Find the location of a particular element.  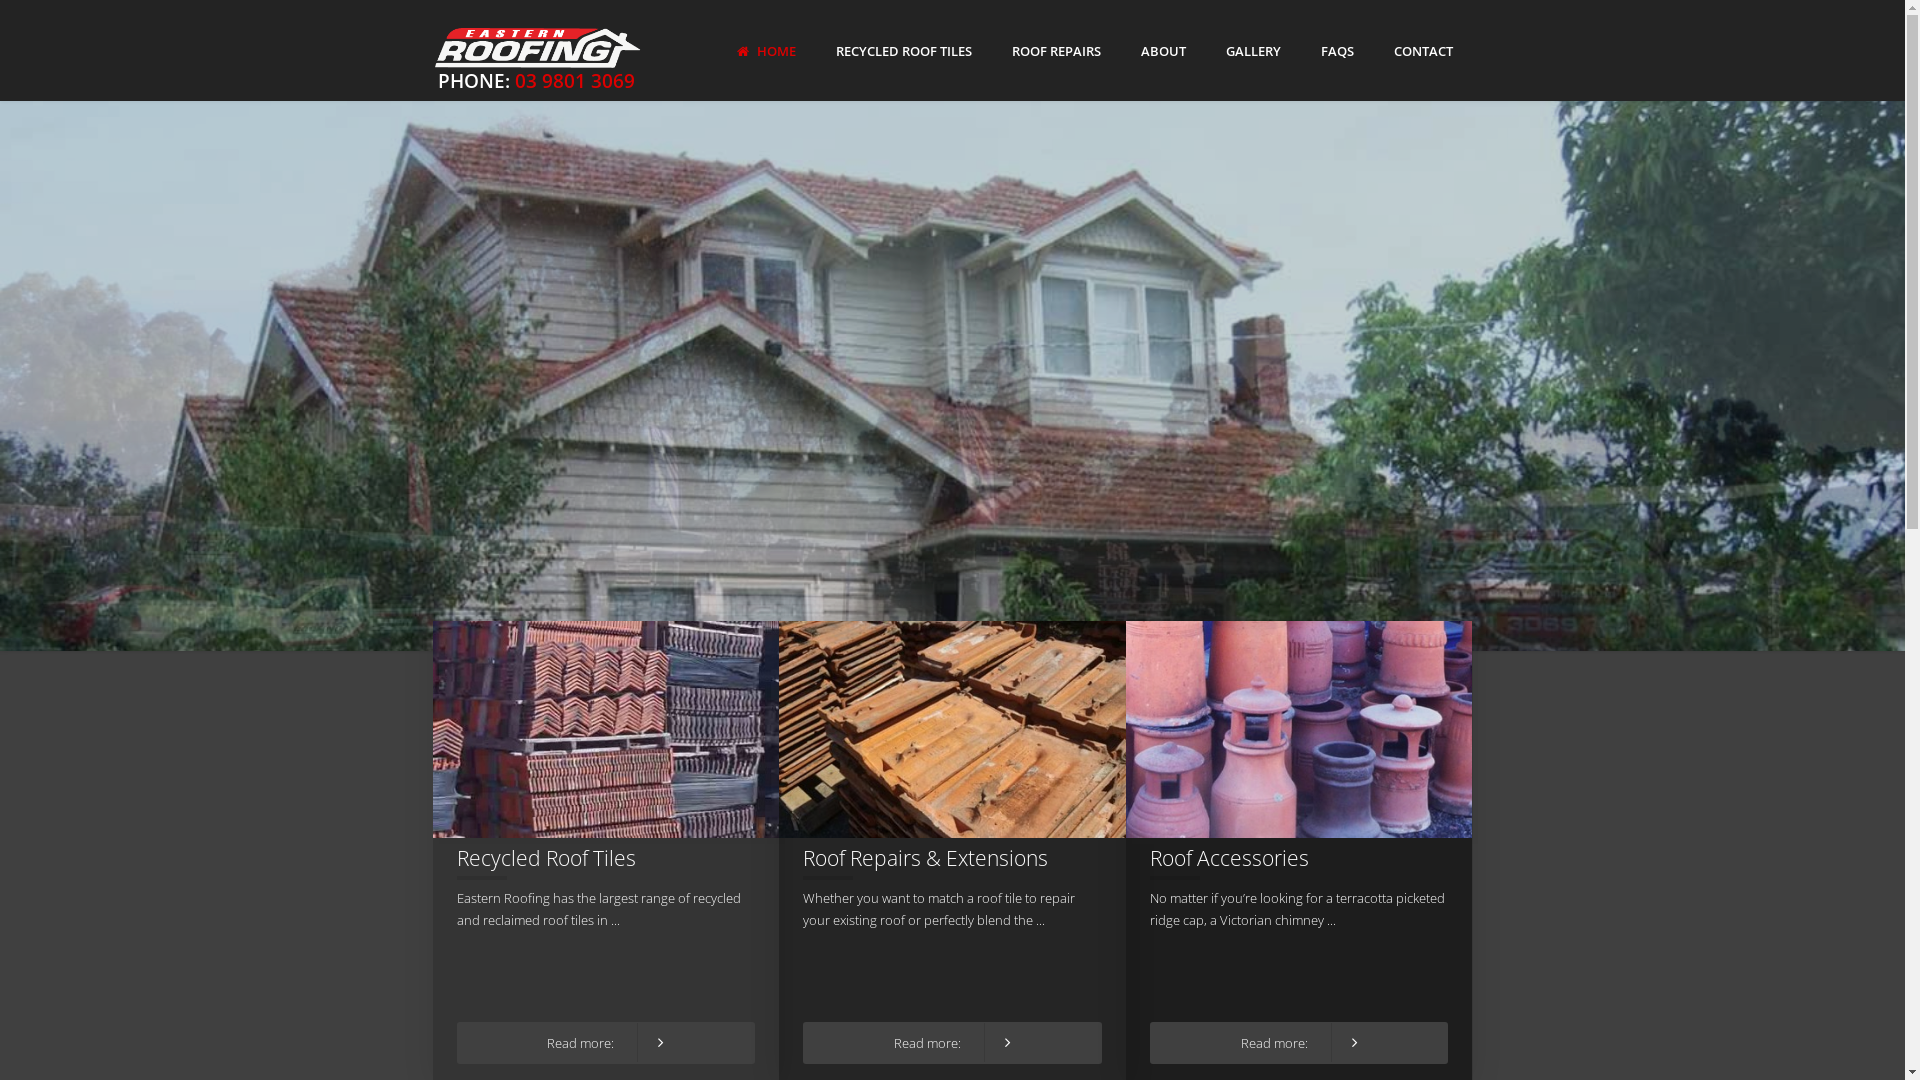

'Roof Accessories' is located at coordinates (1126, 729).